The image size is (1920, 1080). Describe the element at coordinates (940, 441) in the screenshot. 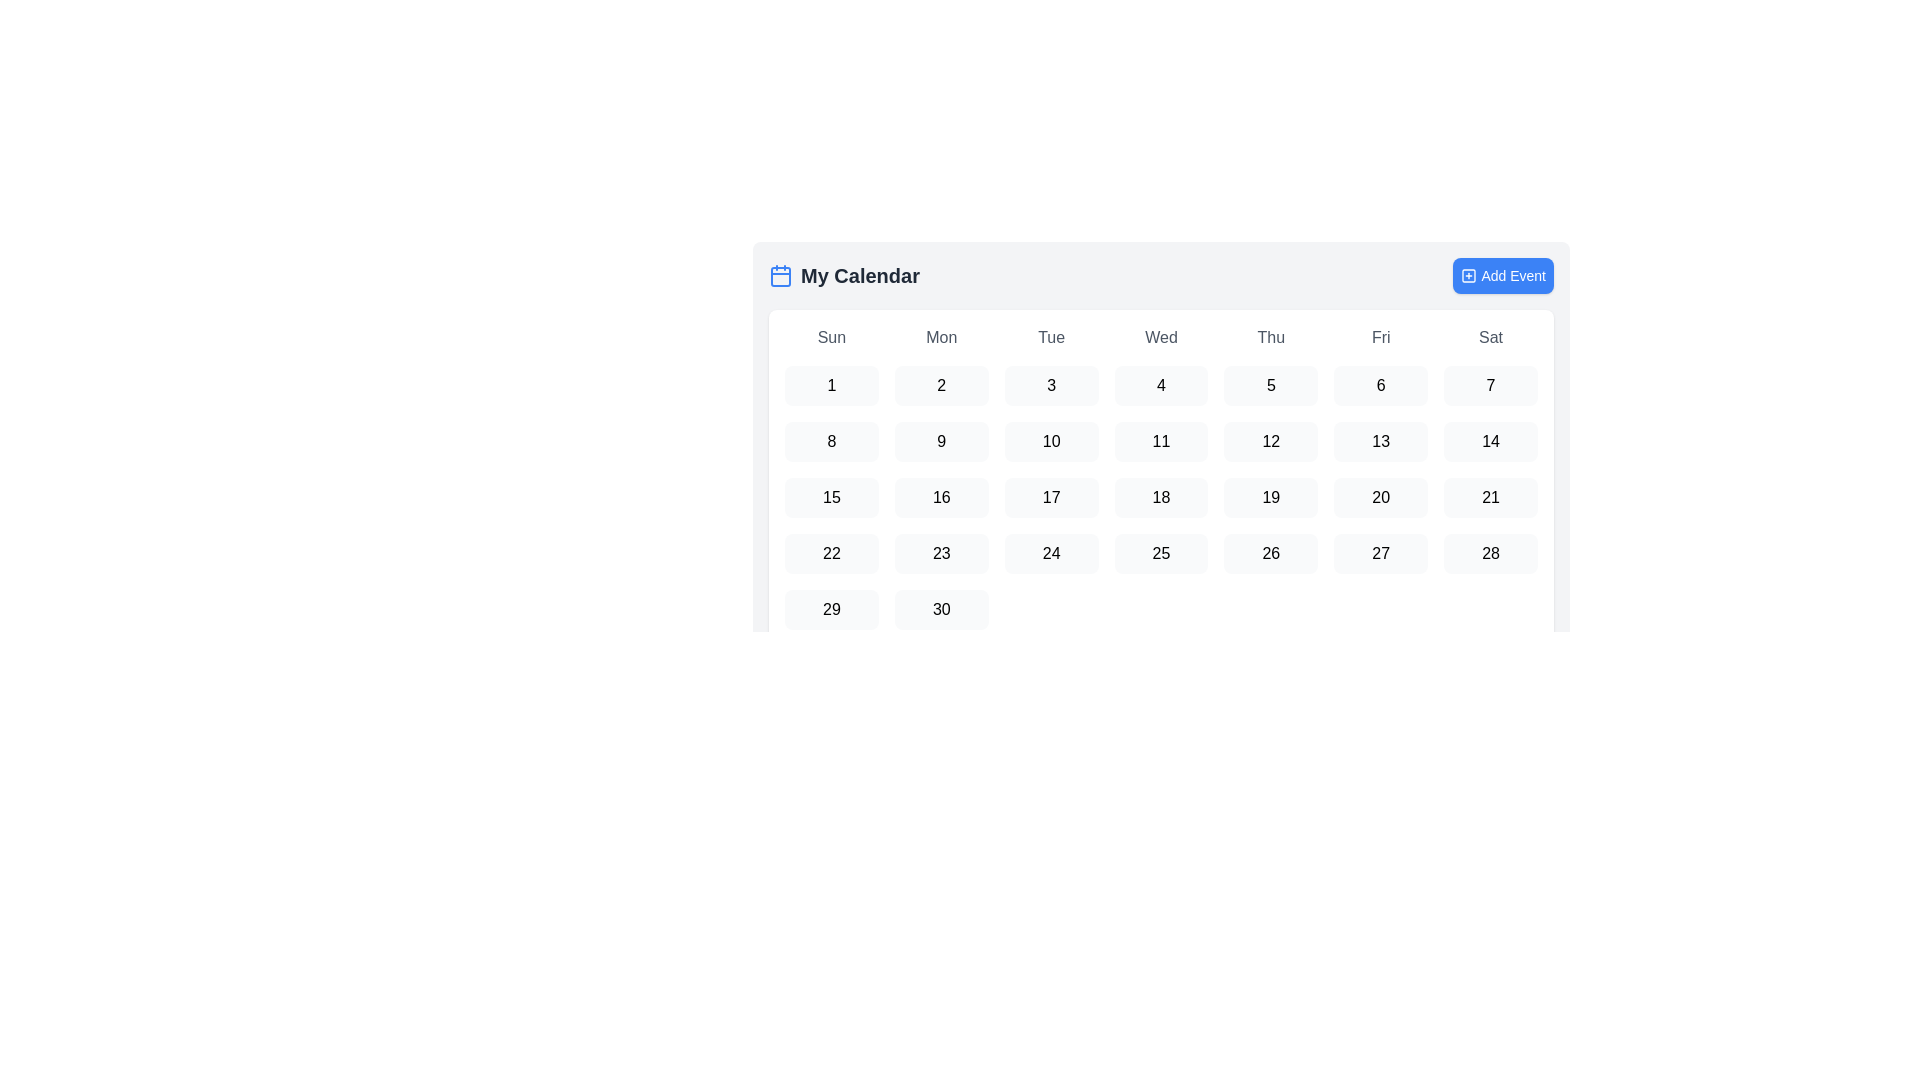

I see `the square button with a light gray background displaying the number '9', located in the second column under the Monday header and in the second row of the calendar grid` at that location.